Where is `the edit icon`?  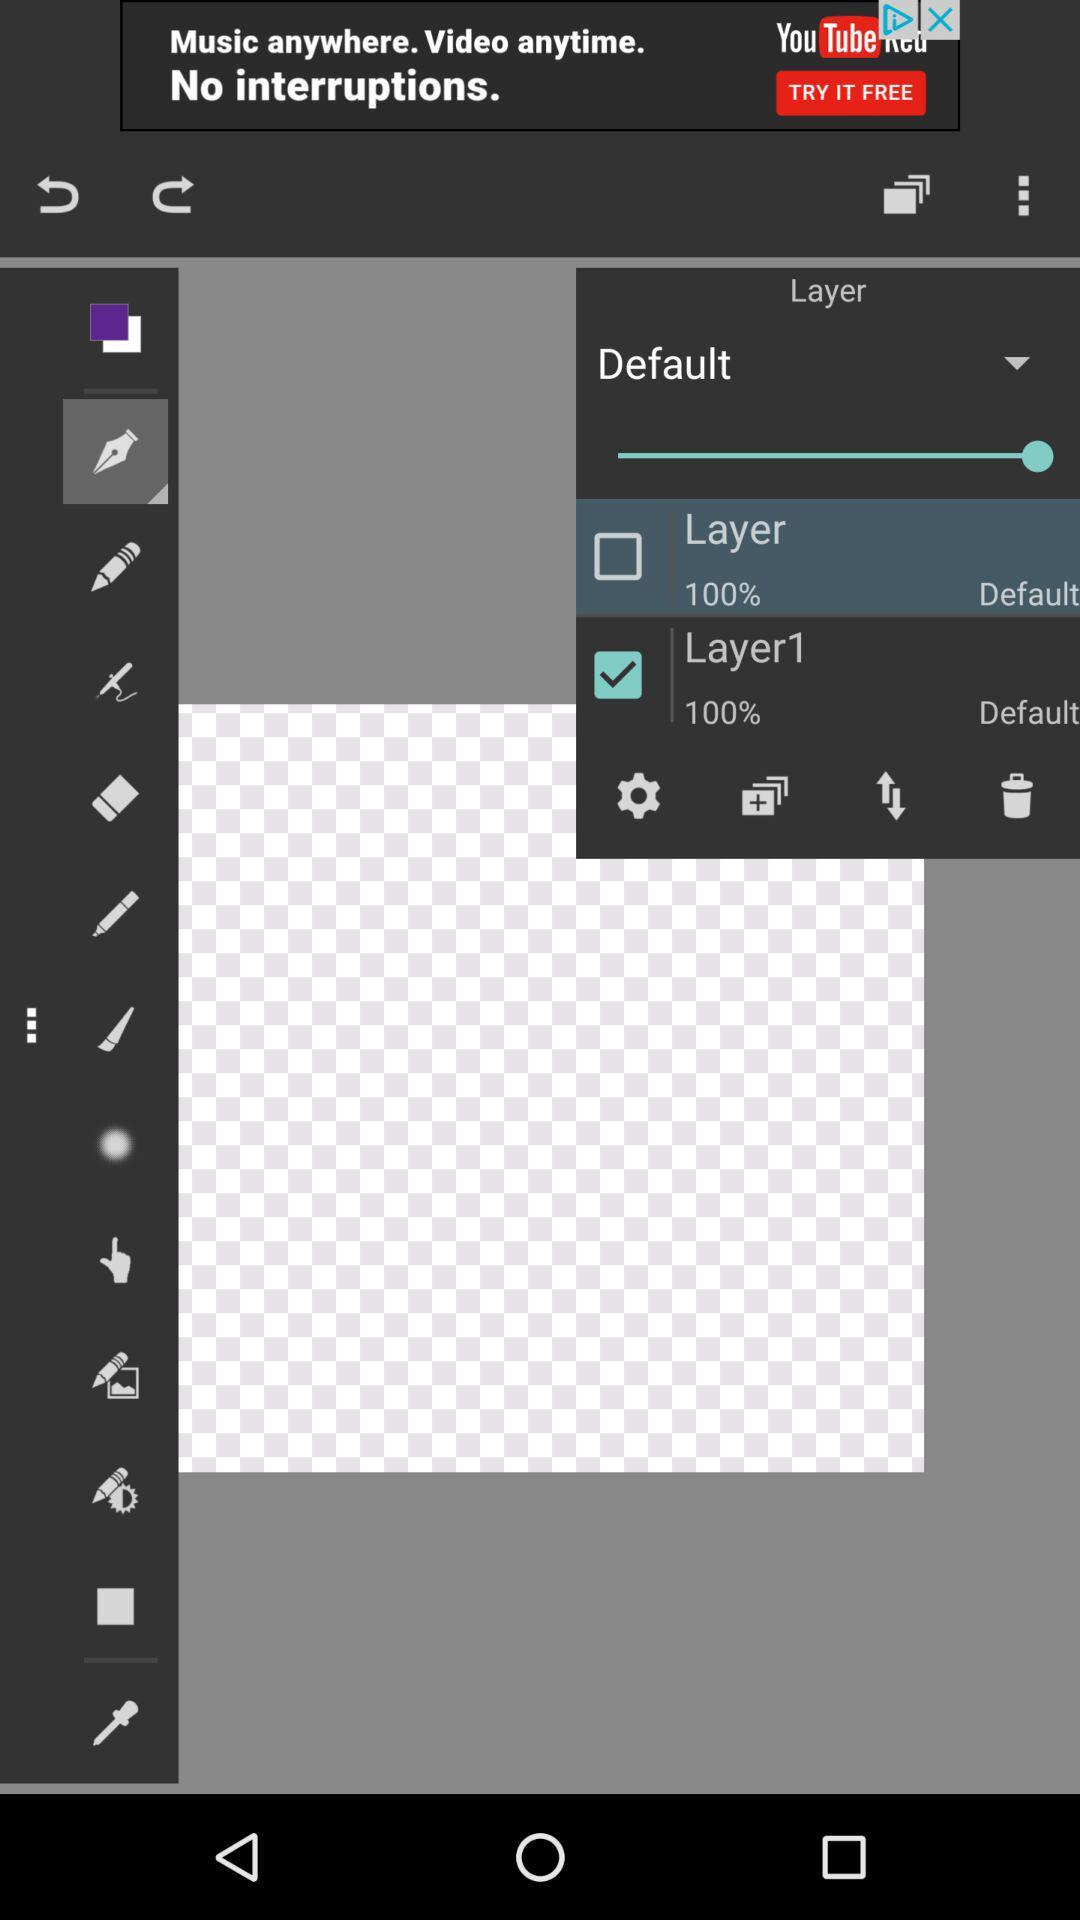
the edit icon is located at coordinates (115, 450).